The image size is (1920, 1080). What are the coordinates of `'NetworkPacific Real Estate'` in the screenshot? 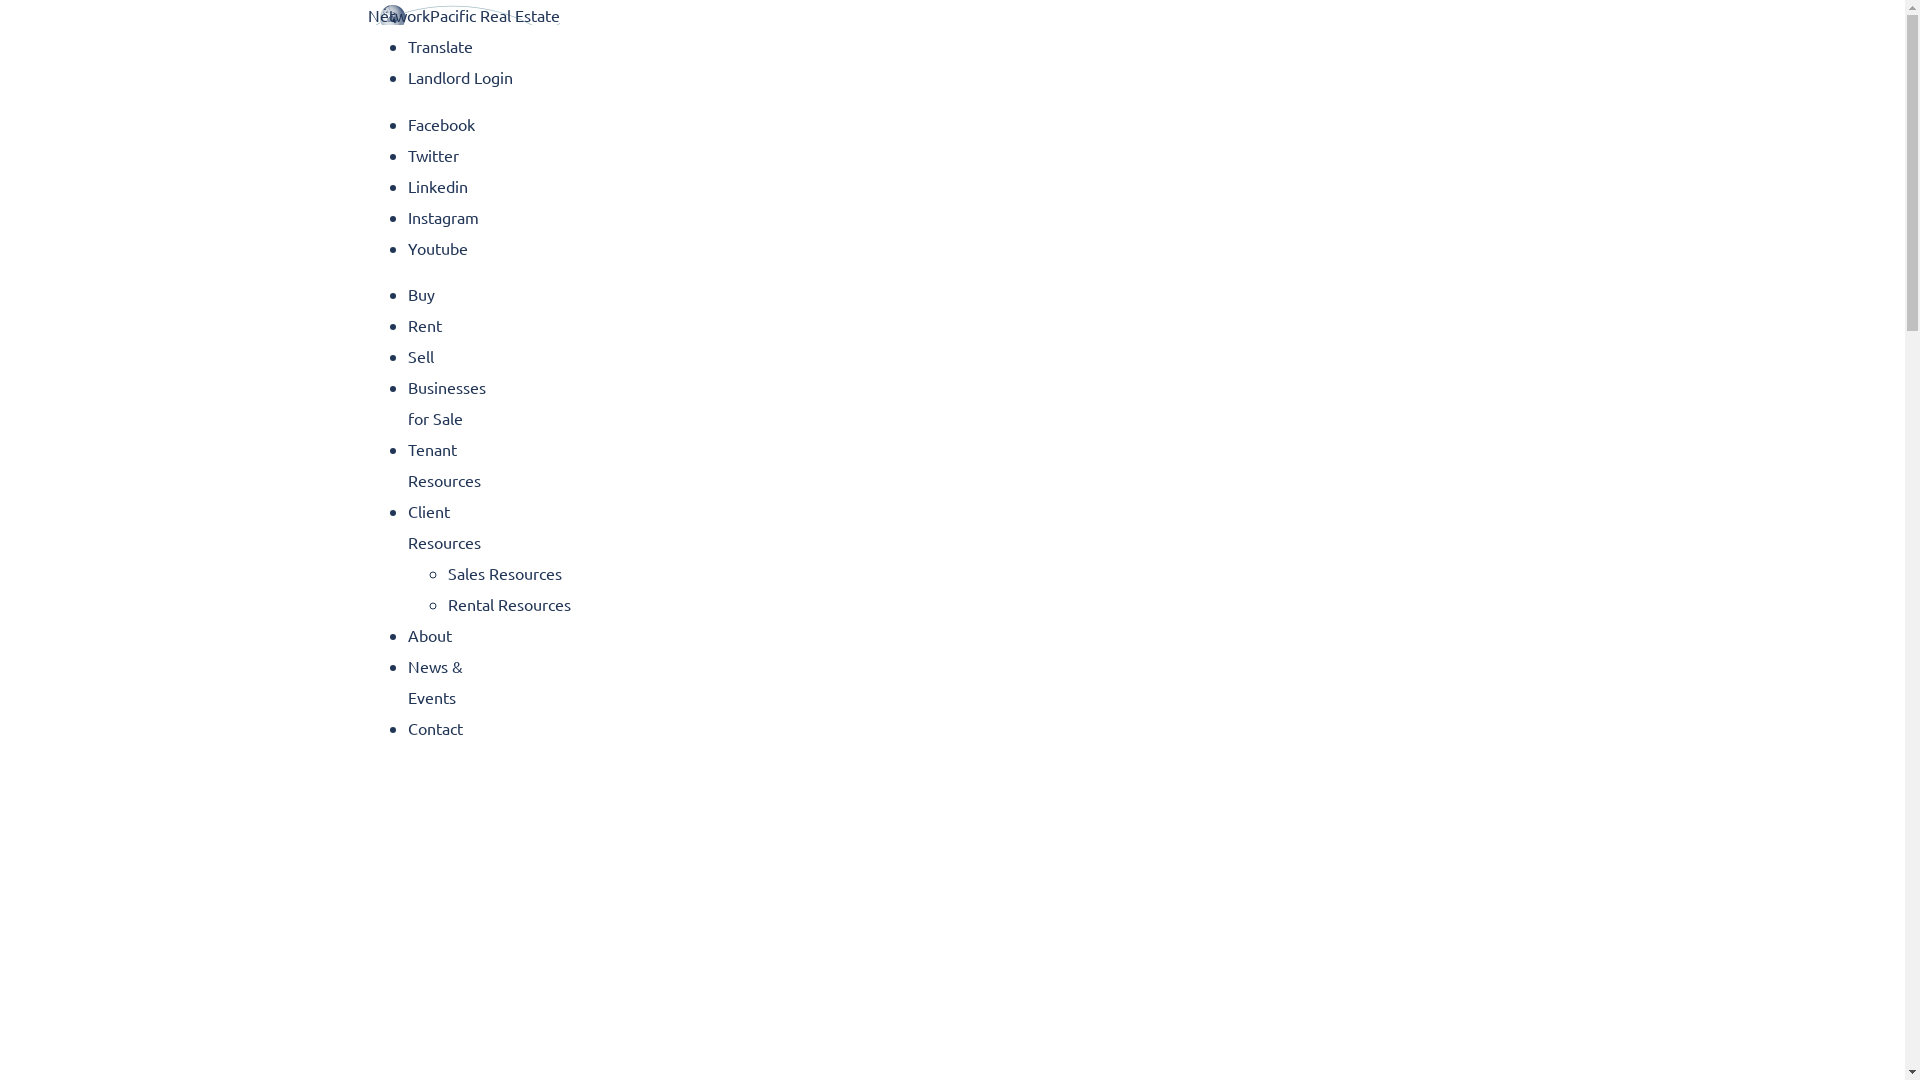 It's located at (463, 15).